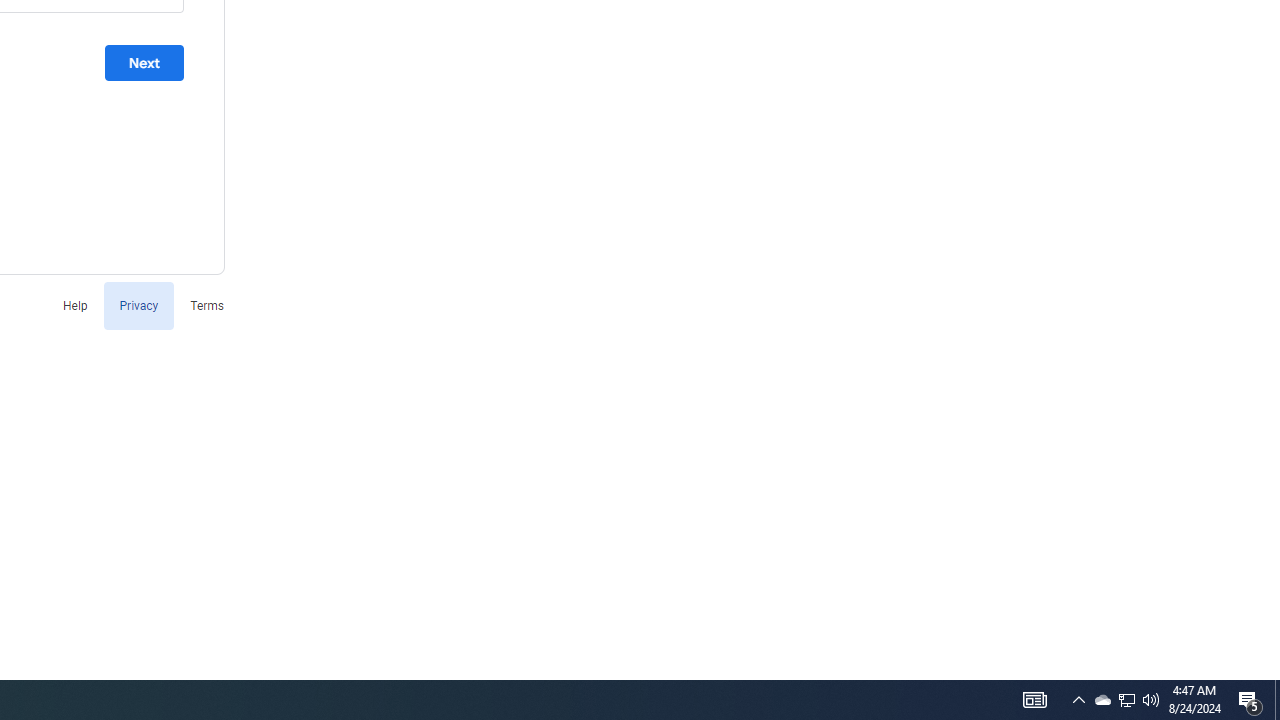  What do you see at coordinates (143, 62) in the screenshot?
I see `'Next'` at bounding box center [143, 62].